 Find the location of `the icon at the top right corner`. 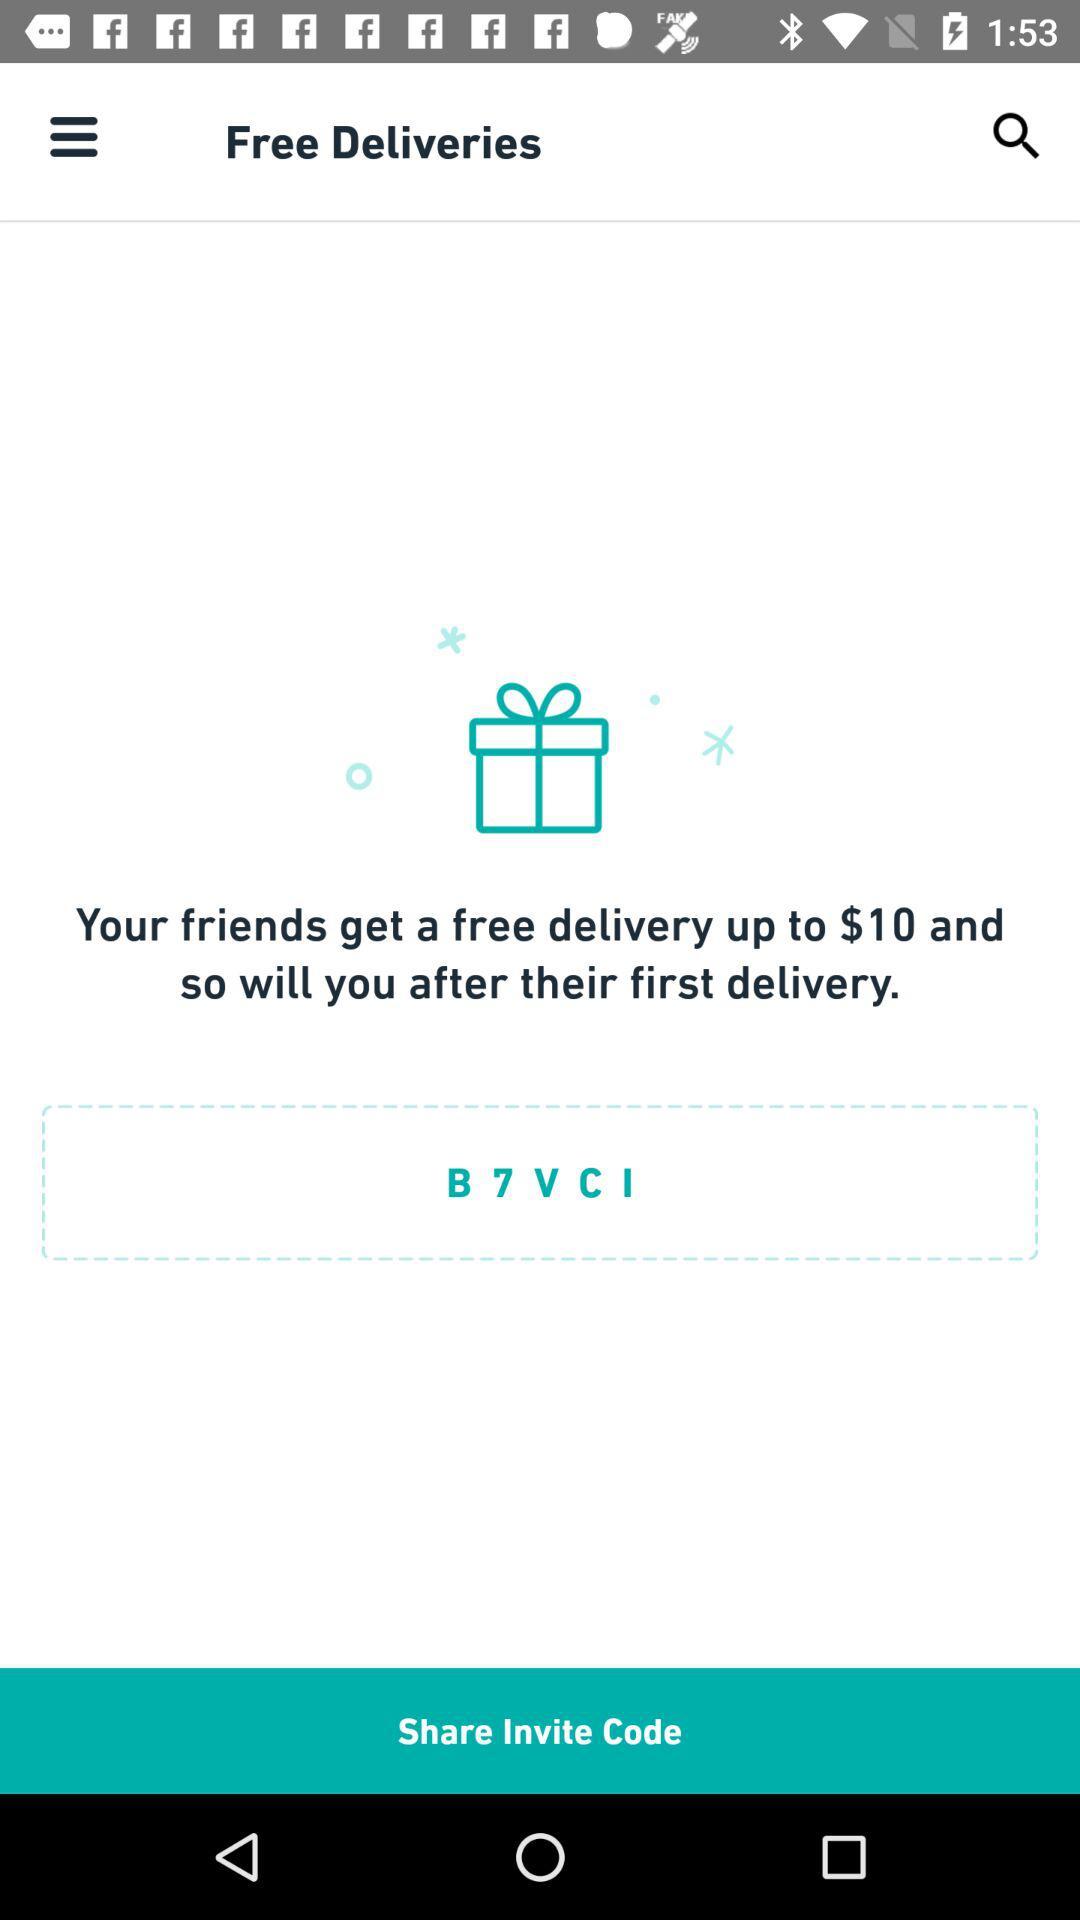

the icon at the top right corner is located at coordinates (1017, 135).